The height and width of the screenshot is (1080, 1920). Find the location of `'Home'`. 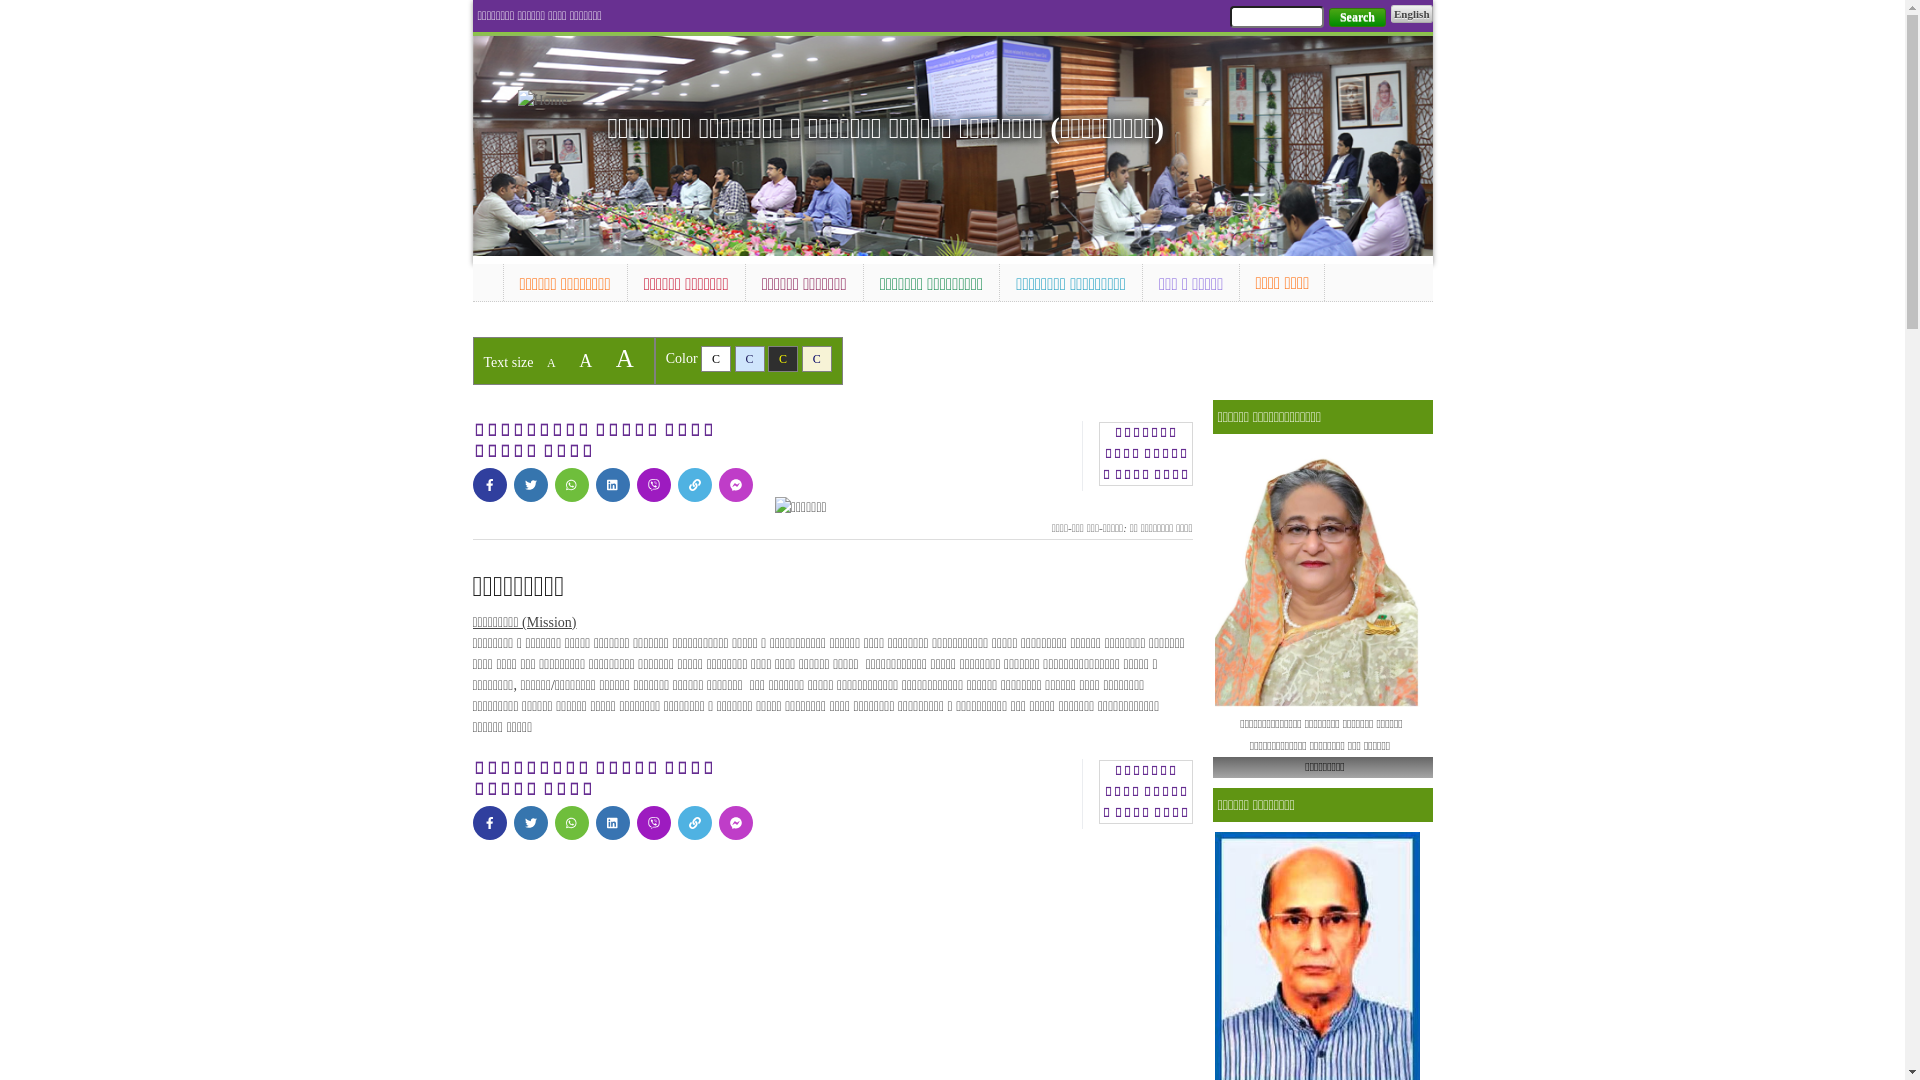

'Home' is located at coordinates (486, 280).